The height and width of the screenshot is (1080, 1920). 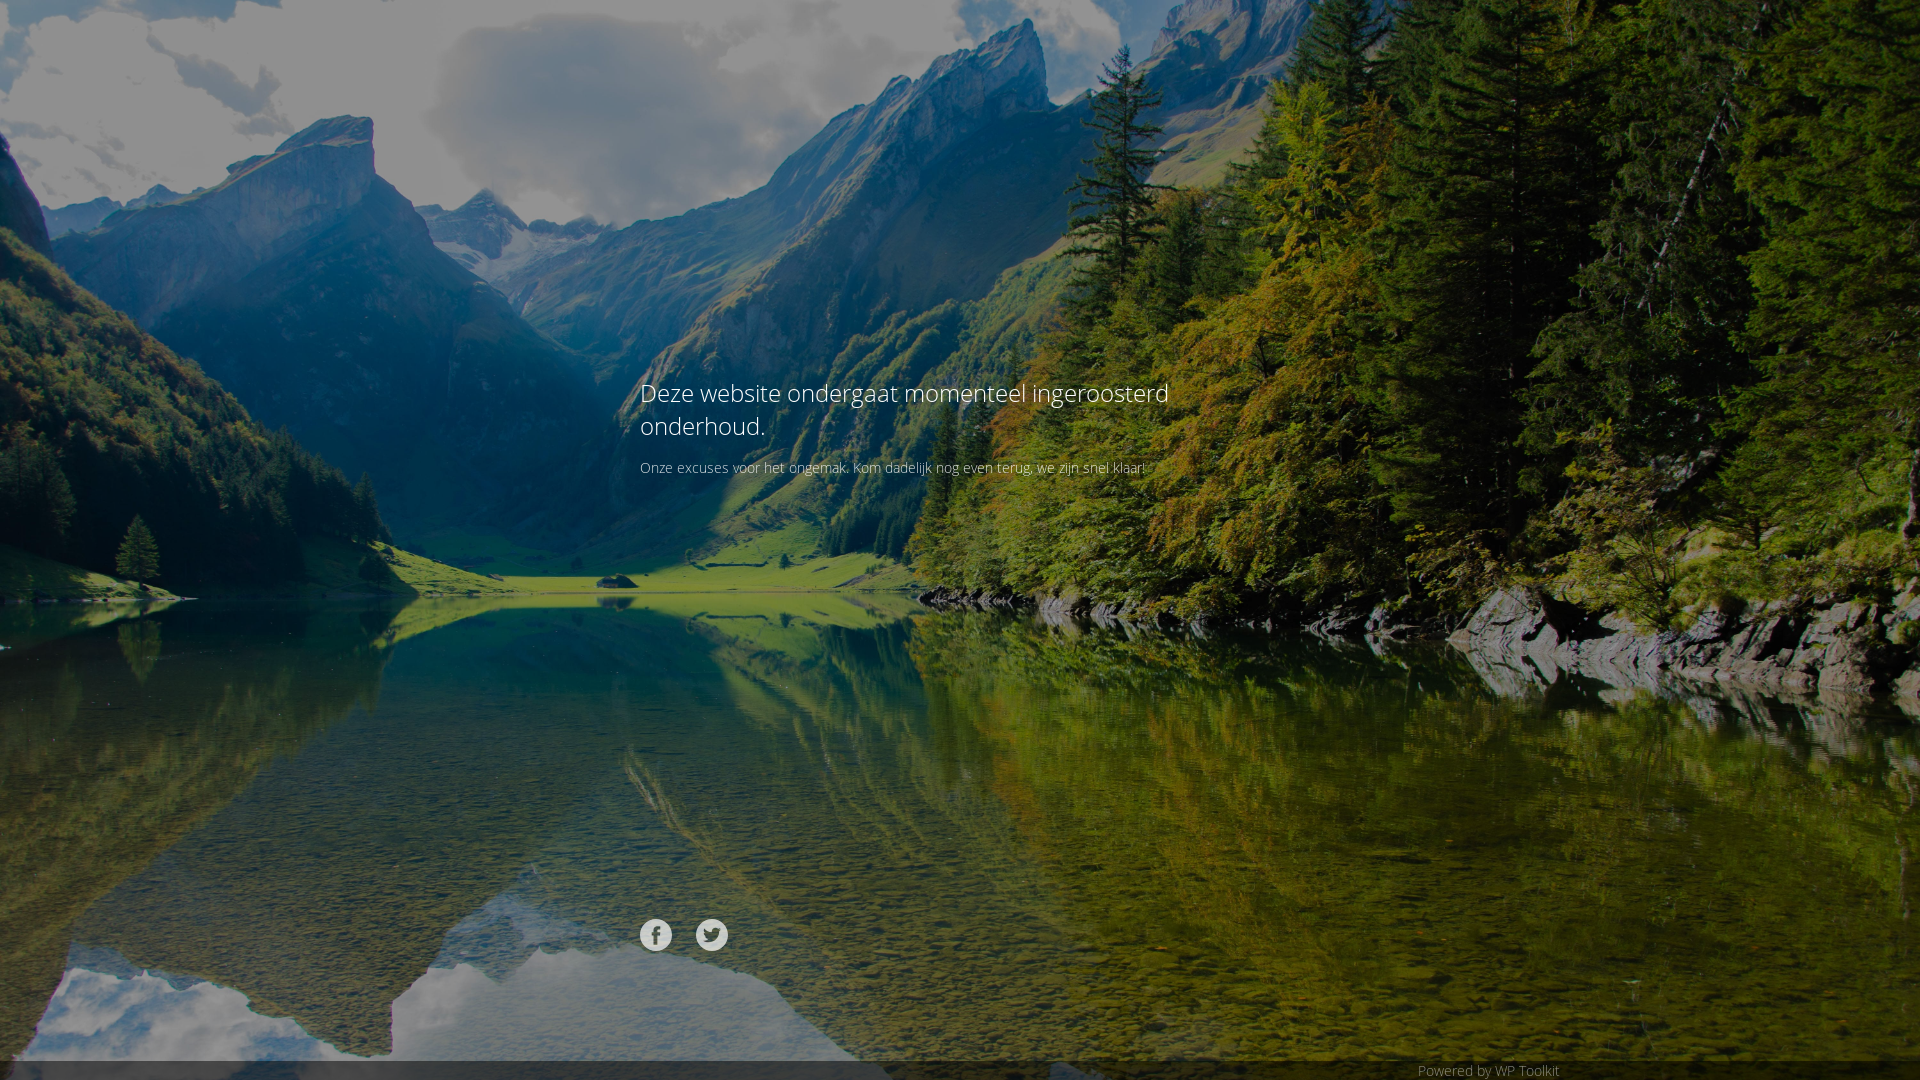 I want to click on 'Twitter', so click(x=711, y=934).